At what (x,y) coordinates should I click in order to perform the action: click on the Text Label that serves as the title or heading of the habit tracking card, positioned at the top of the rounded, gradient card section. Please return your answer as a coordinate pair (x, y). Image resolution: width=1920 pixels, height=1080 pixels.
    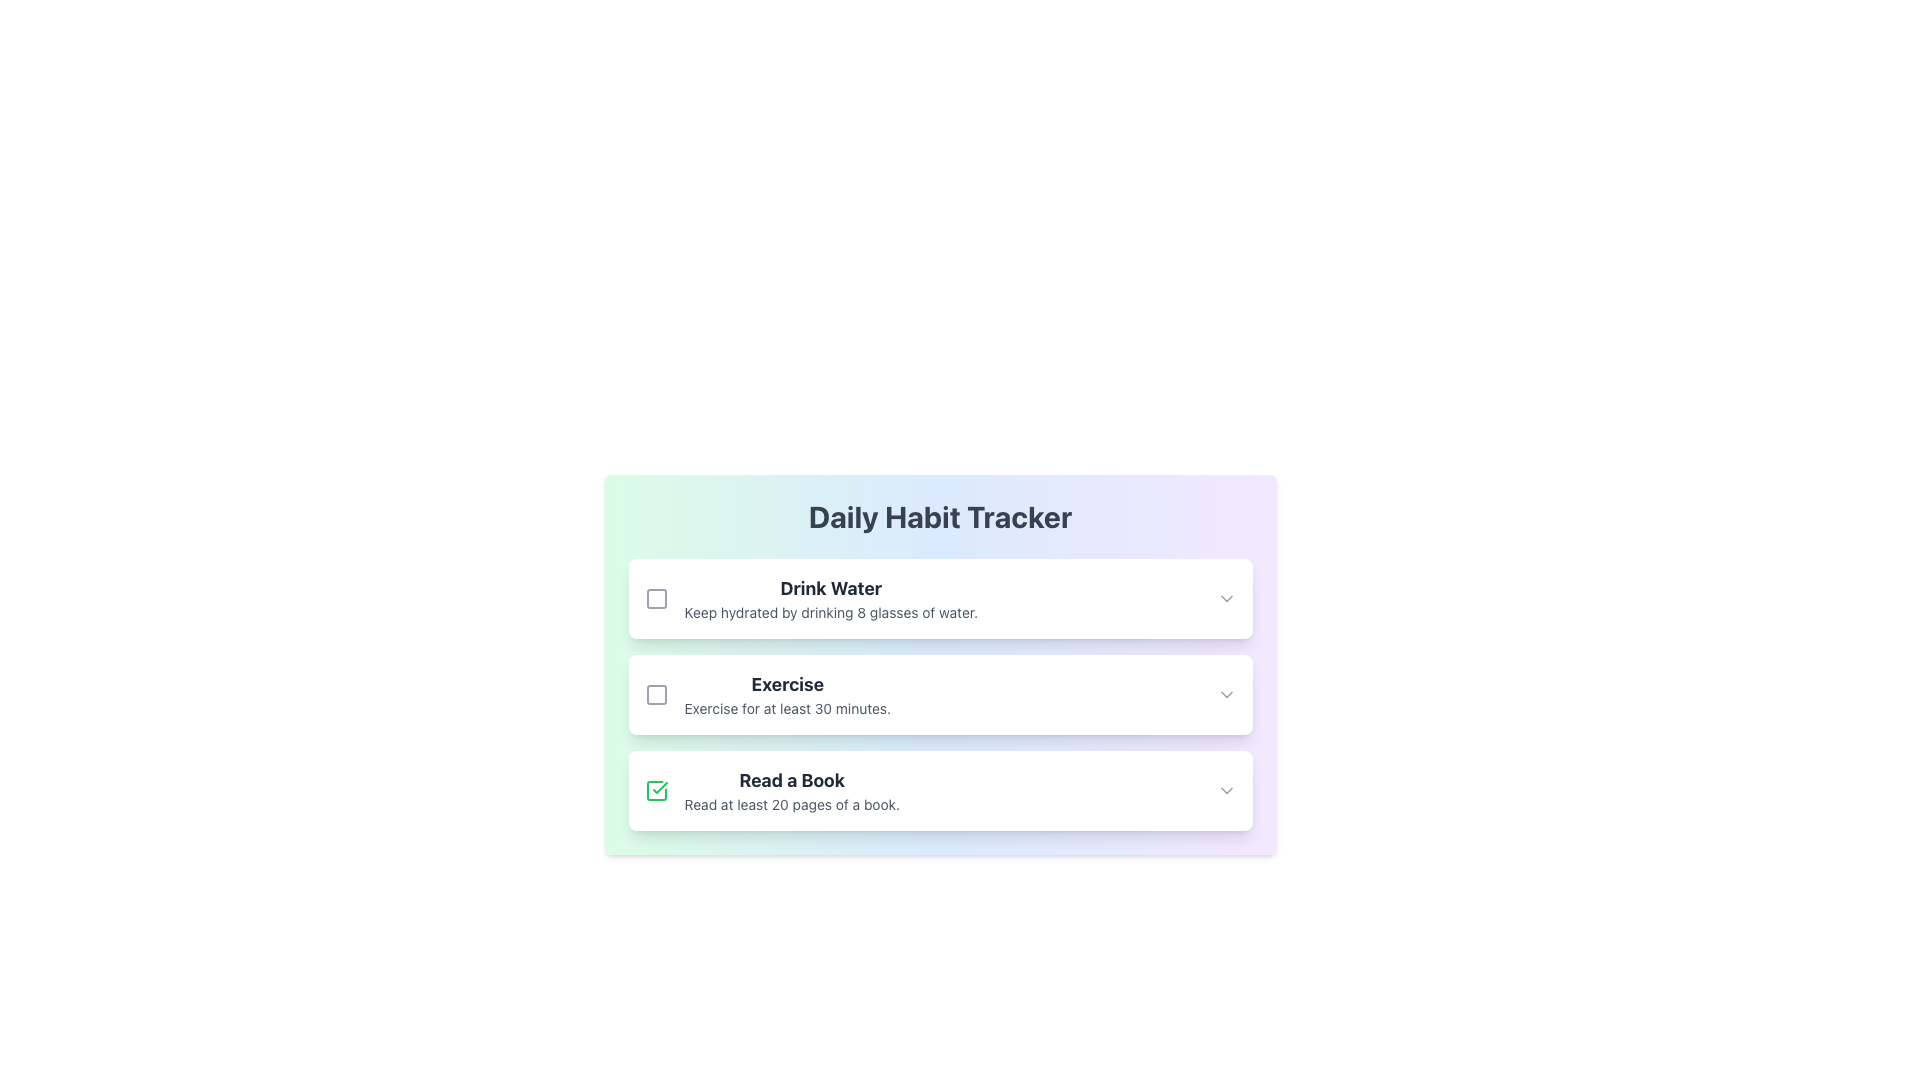
    Looking at the image, I should click on (939, 515).